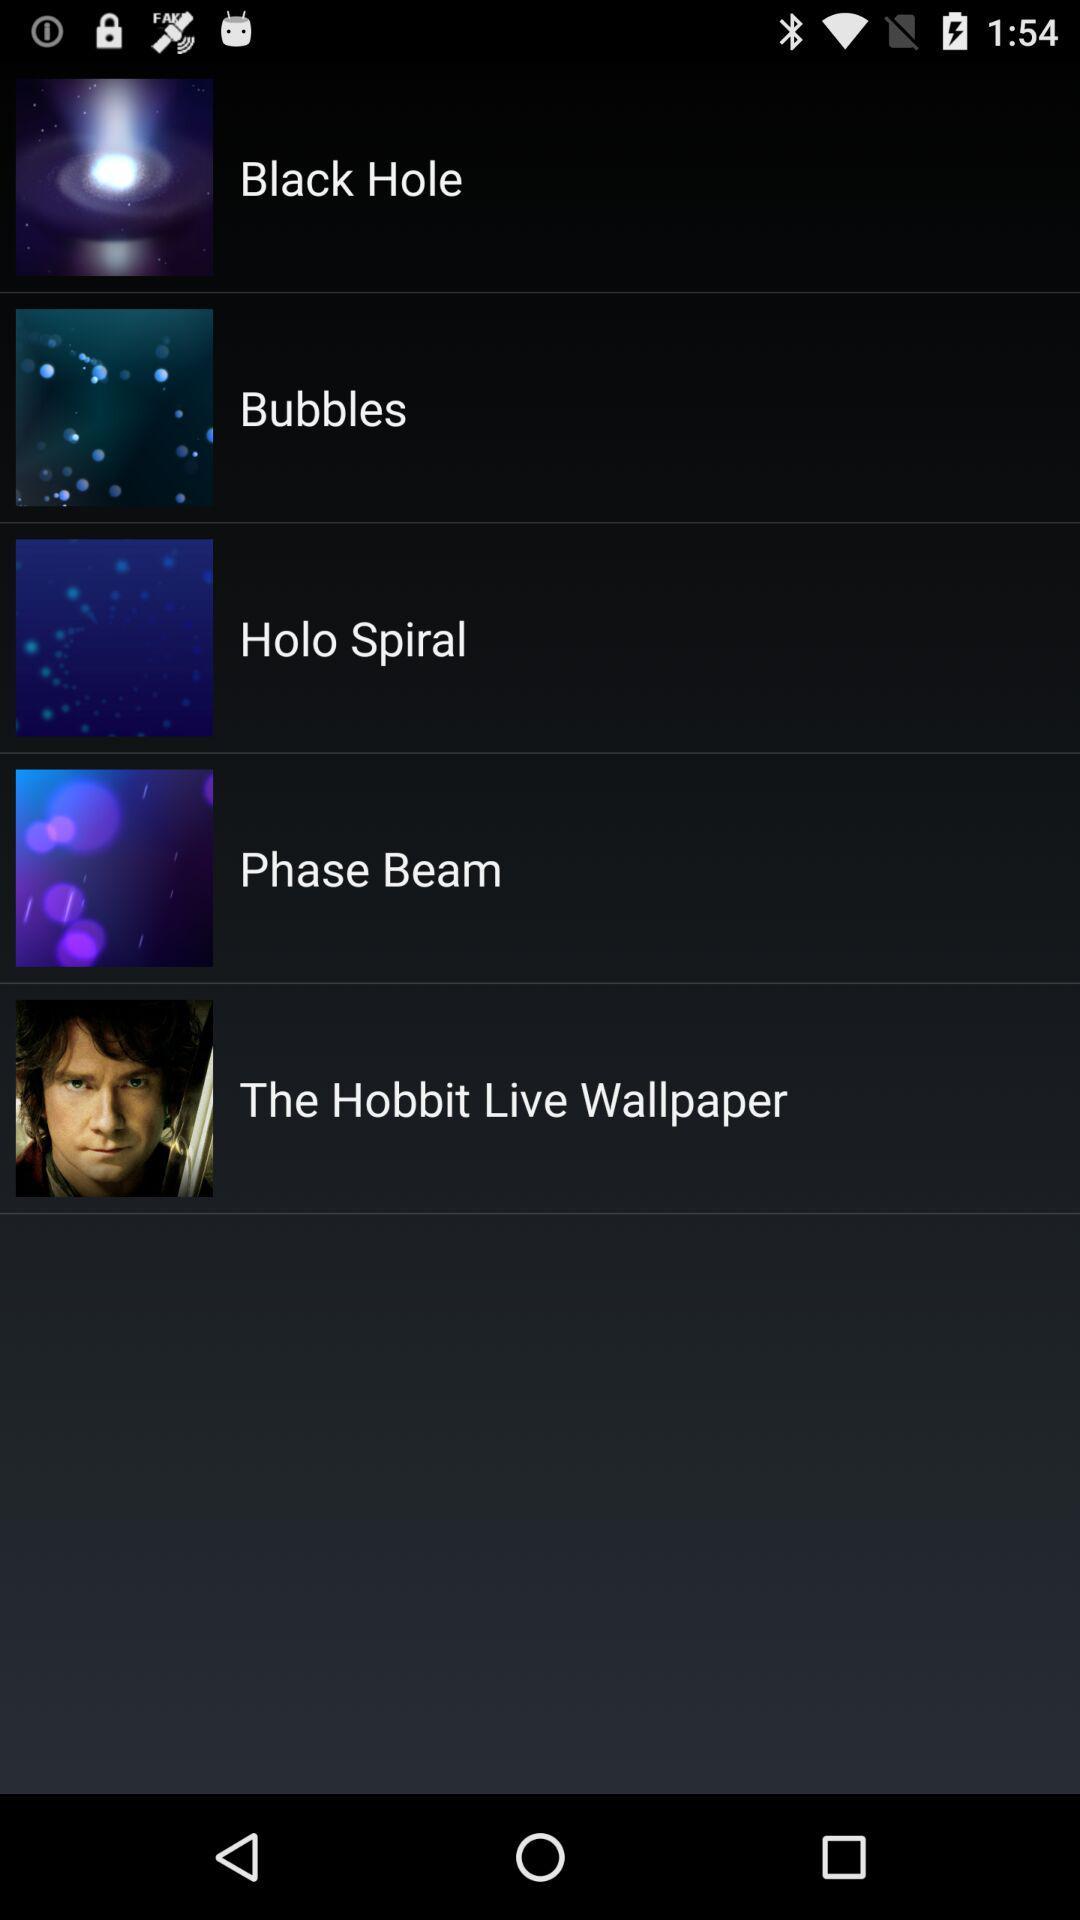  What do you see at coordinates (352, 636) in the screenshot?
I see `the item below the bubbles item` at bounding box center [352, 636].